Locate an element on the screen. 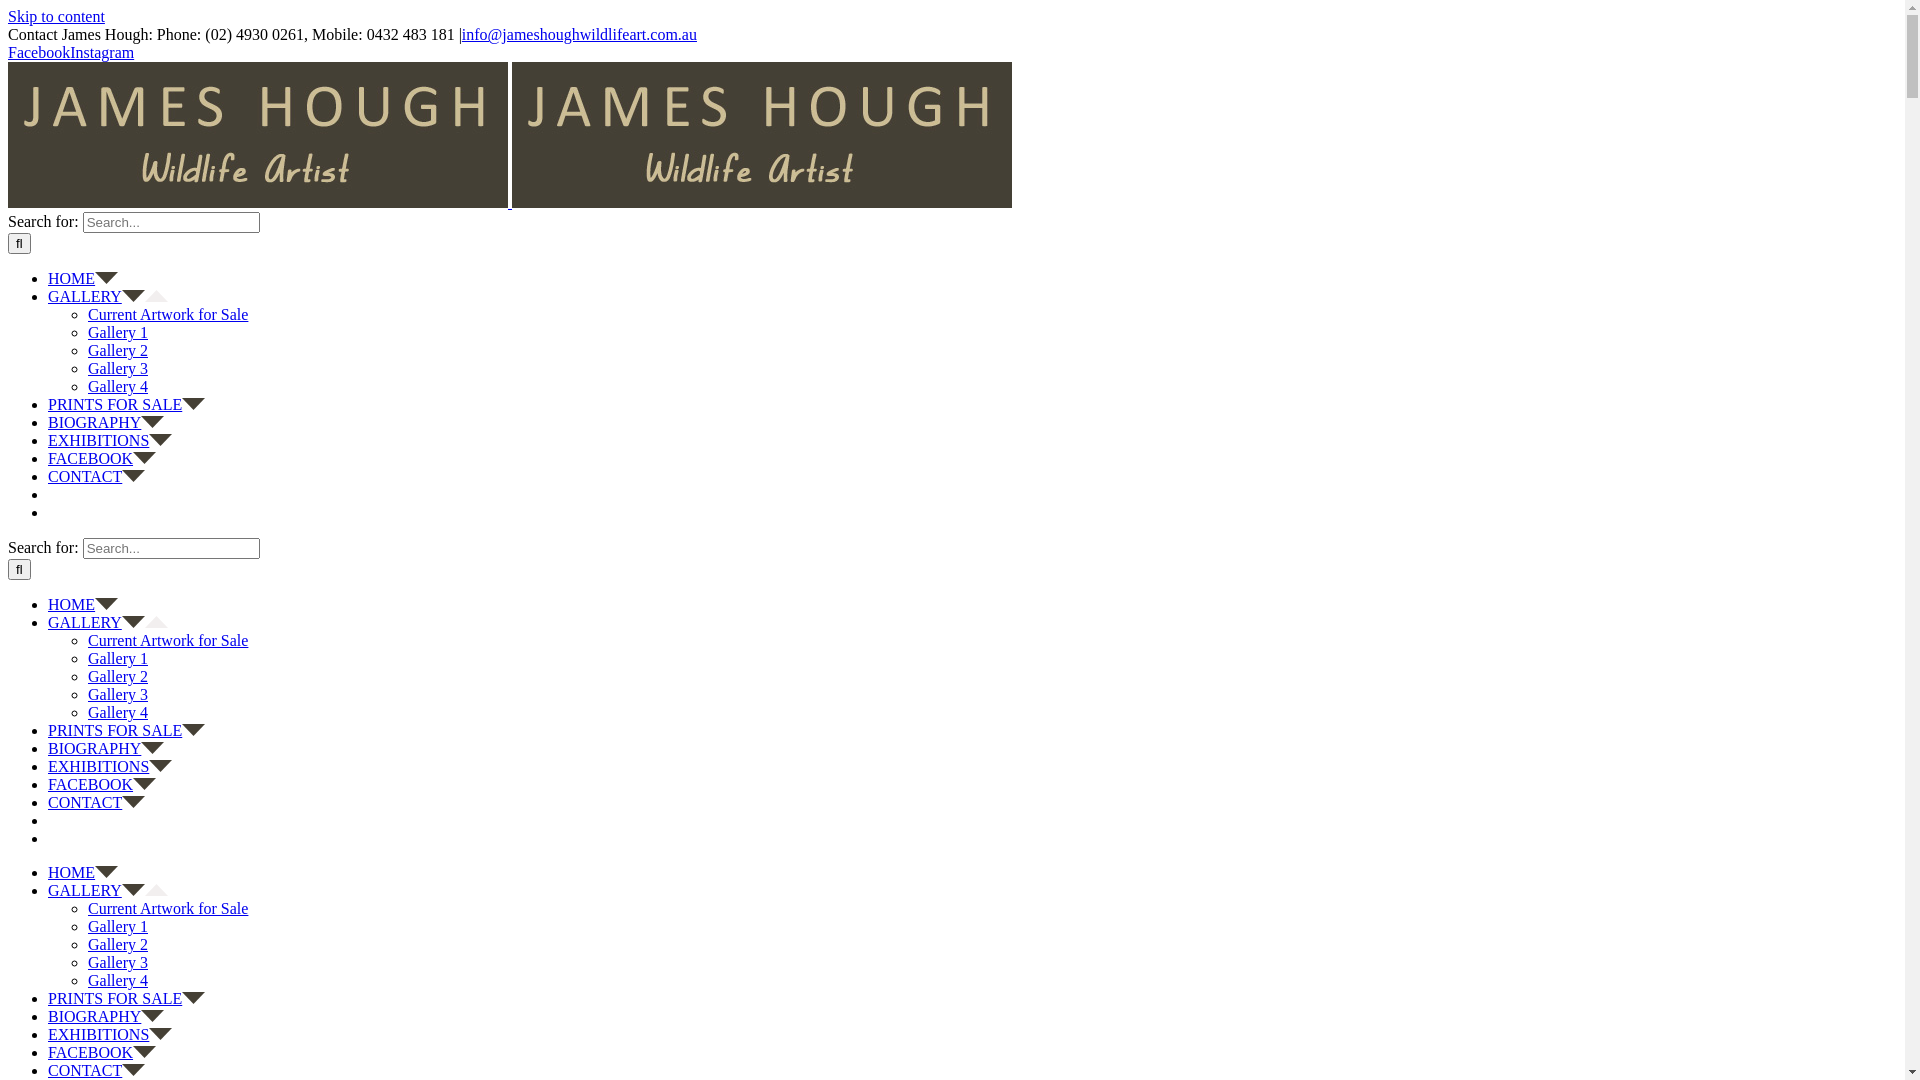  'BIOGRAPHY' is located at coordinates (104, 421).